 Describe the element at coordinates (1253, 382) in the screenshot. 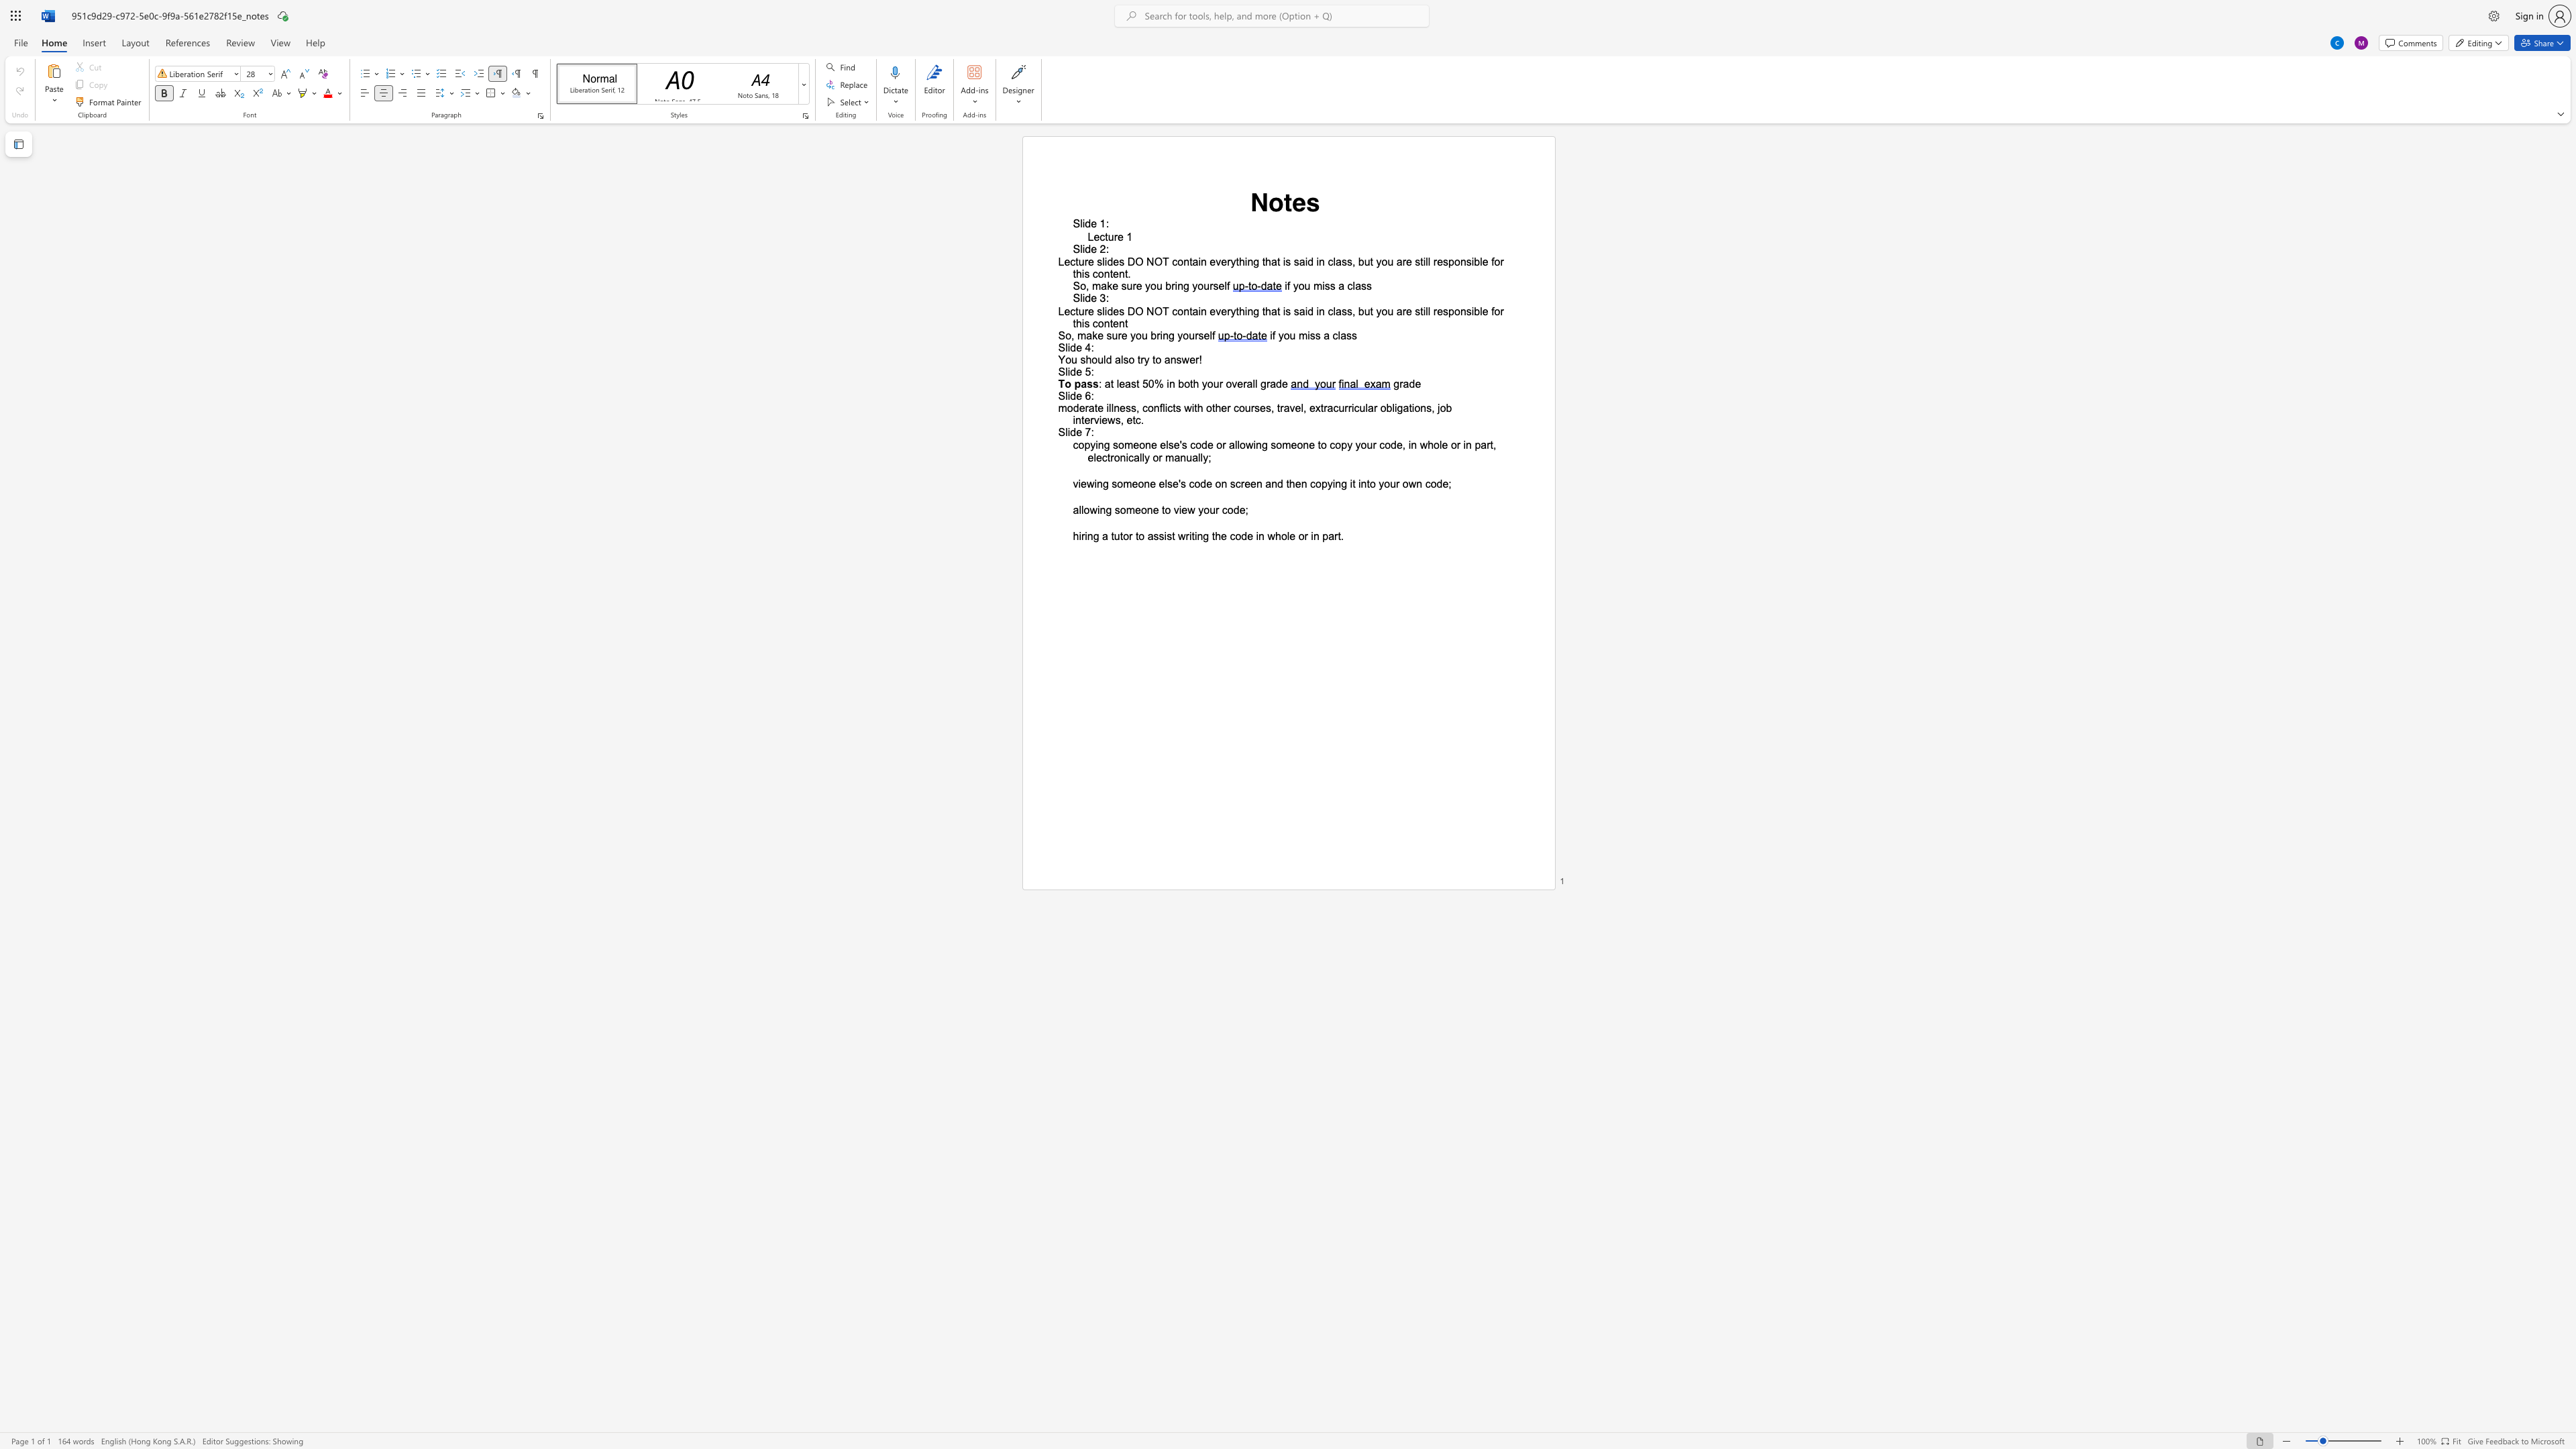

I see `the subset text "l grade" within the text ": at least 50% in both your overall grade"` at that location.